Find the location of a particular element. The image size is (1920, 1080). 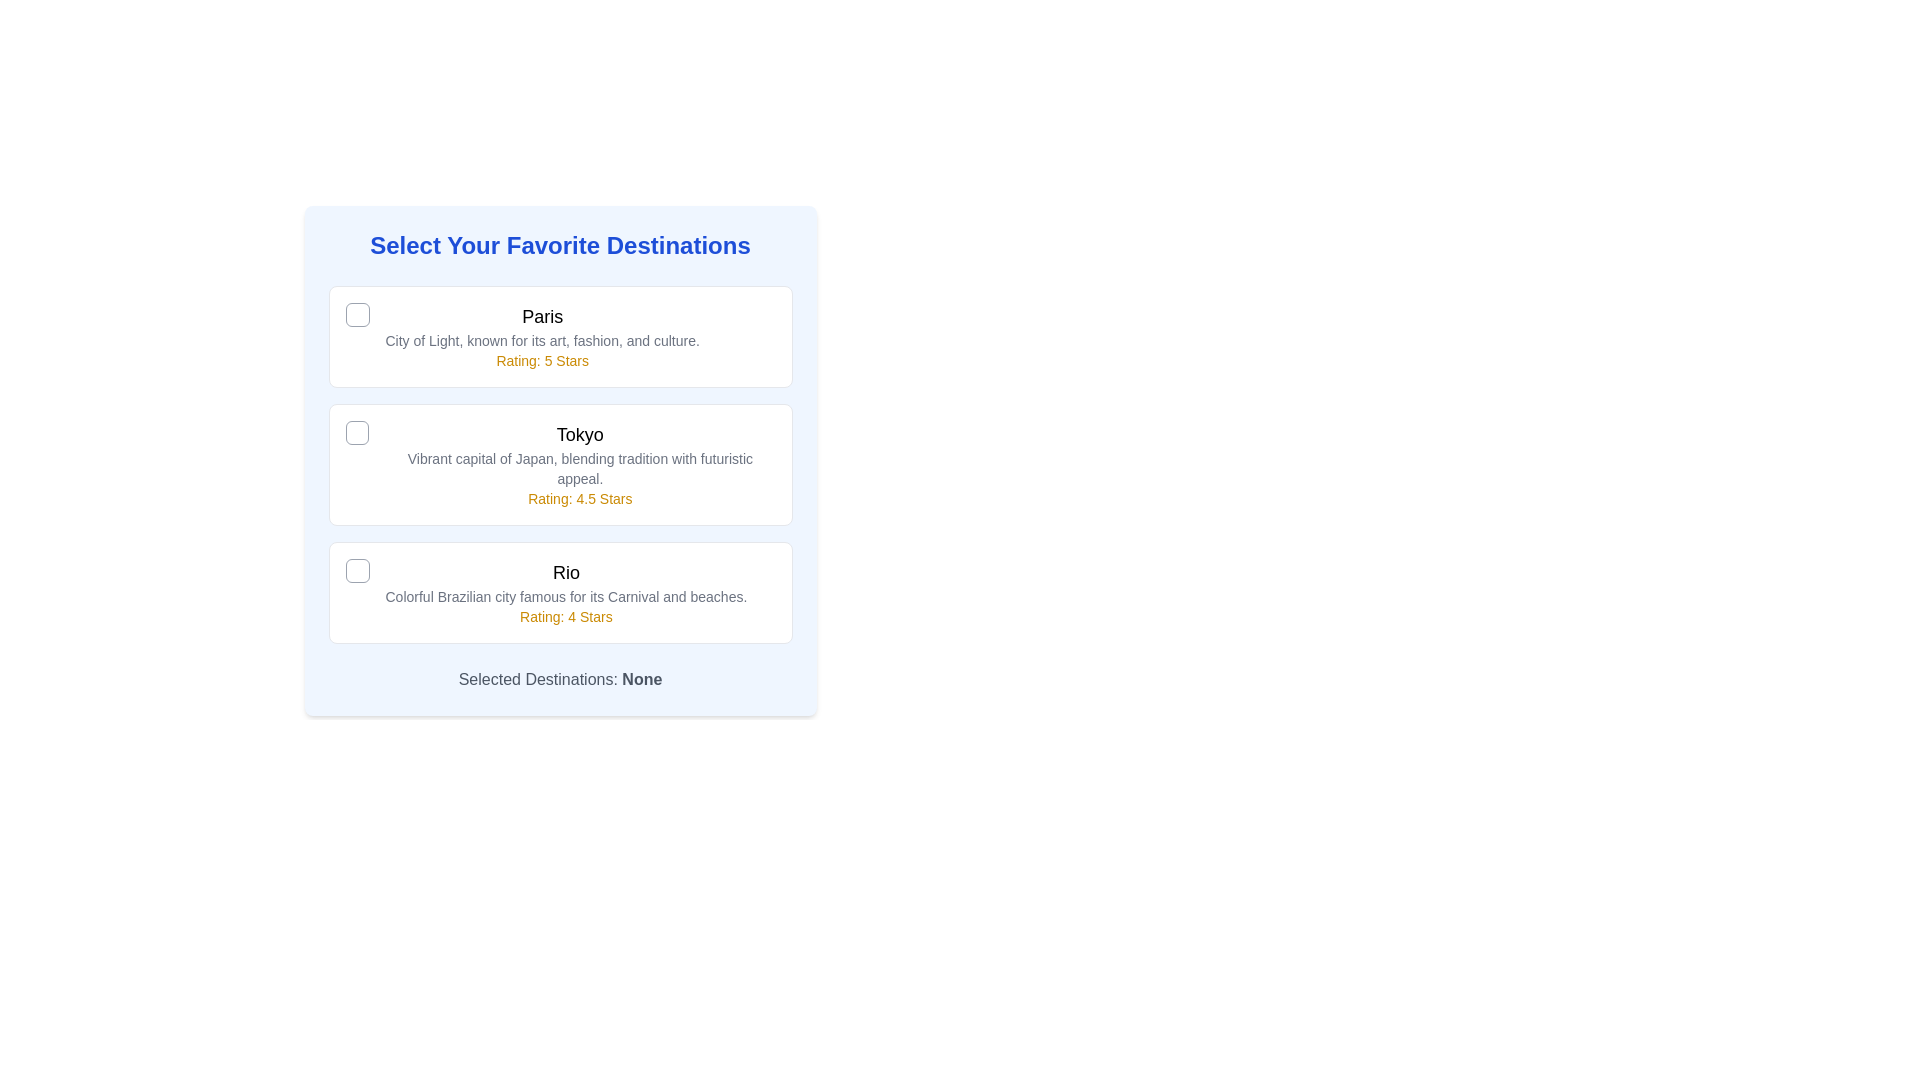

the static text element stating 'City of Light, known for its art, fashion, and culture.' which is positioned below the title 'Paris' and above the rating 'Rating: 5 Stars' is located at coordinates (542, 339).